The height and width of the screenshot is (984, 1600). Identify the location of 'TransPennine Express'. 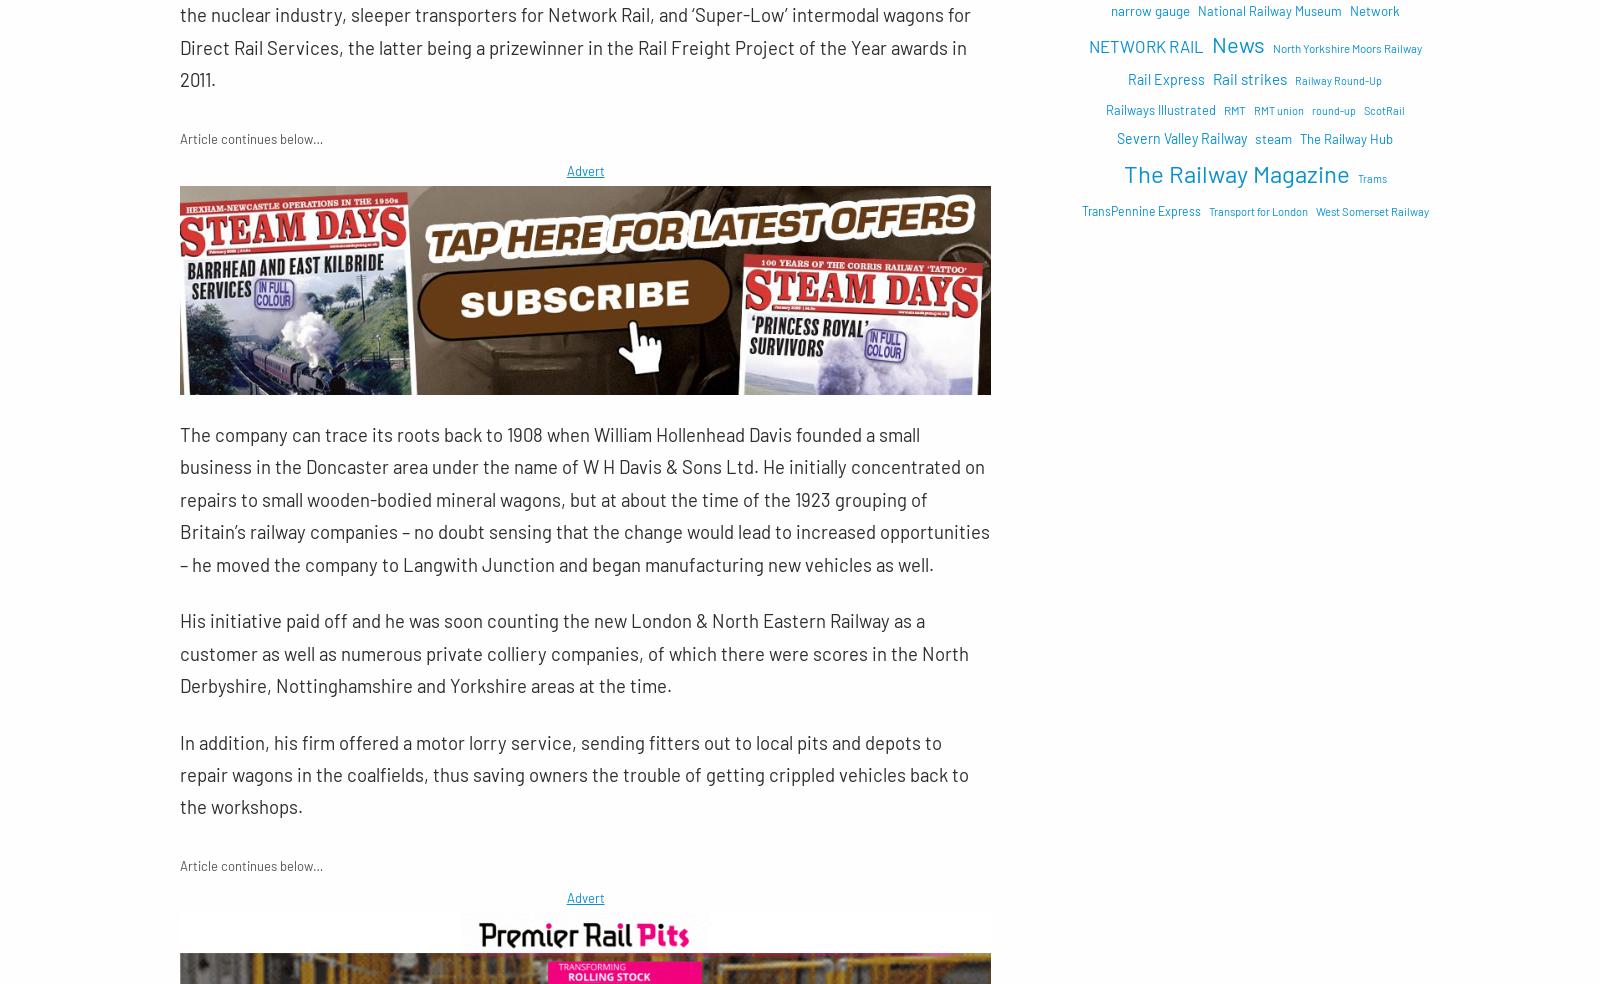
(1080, 210).